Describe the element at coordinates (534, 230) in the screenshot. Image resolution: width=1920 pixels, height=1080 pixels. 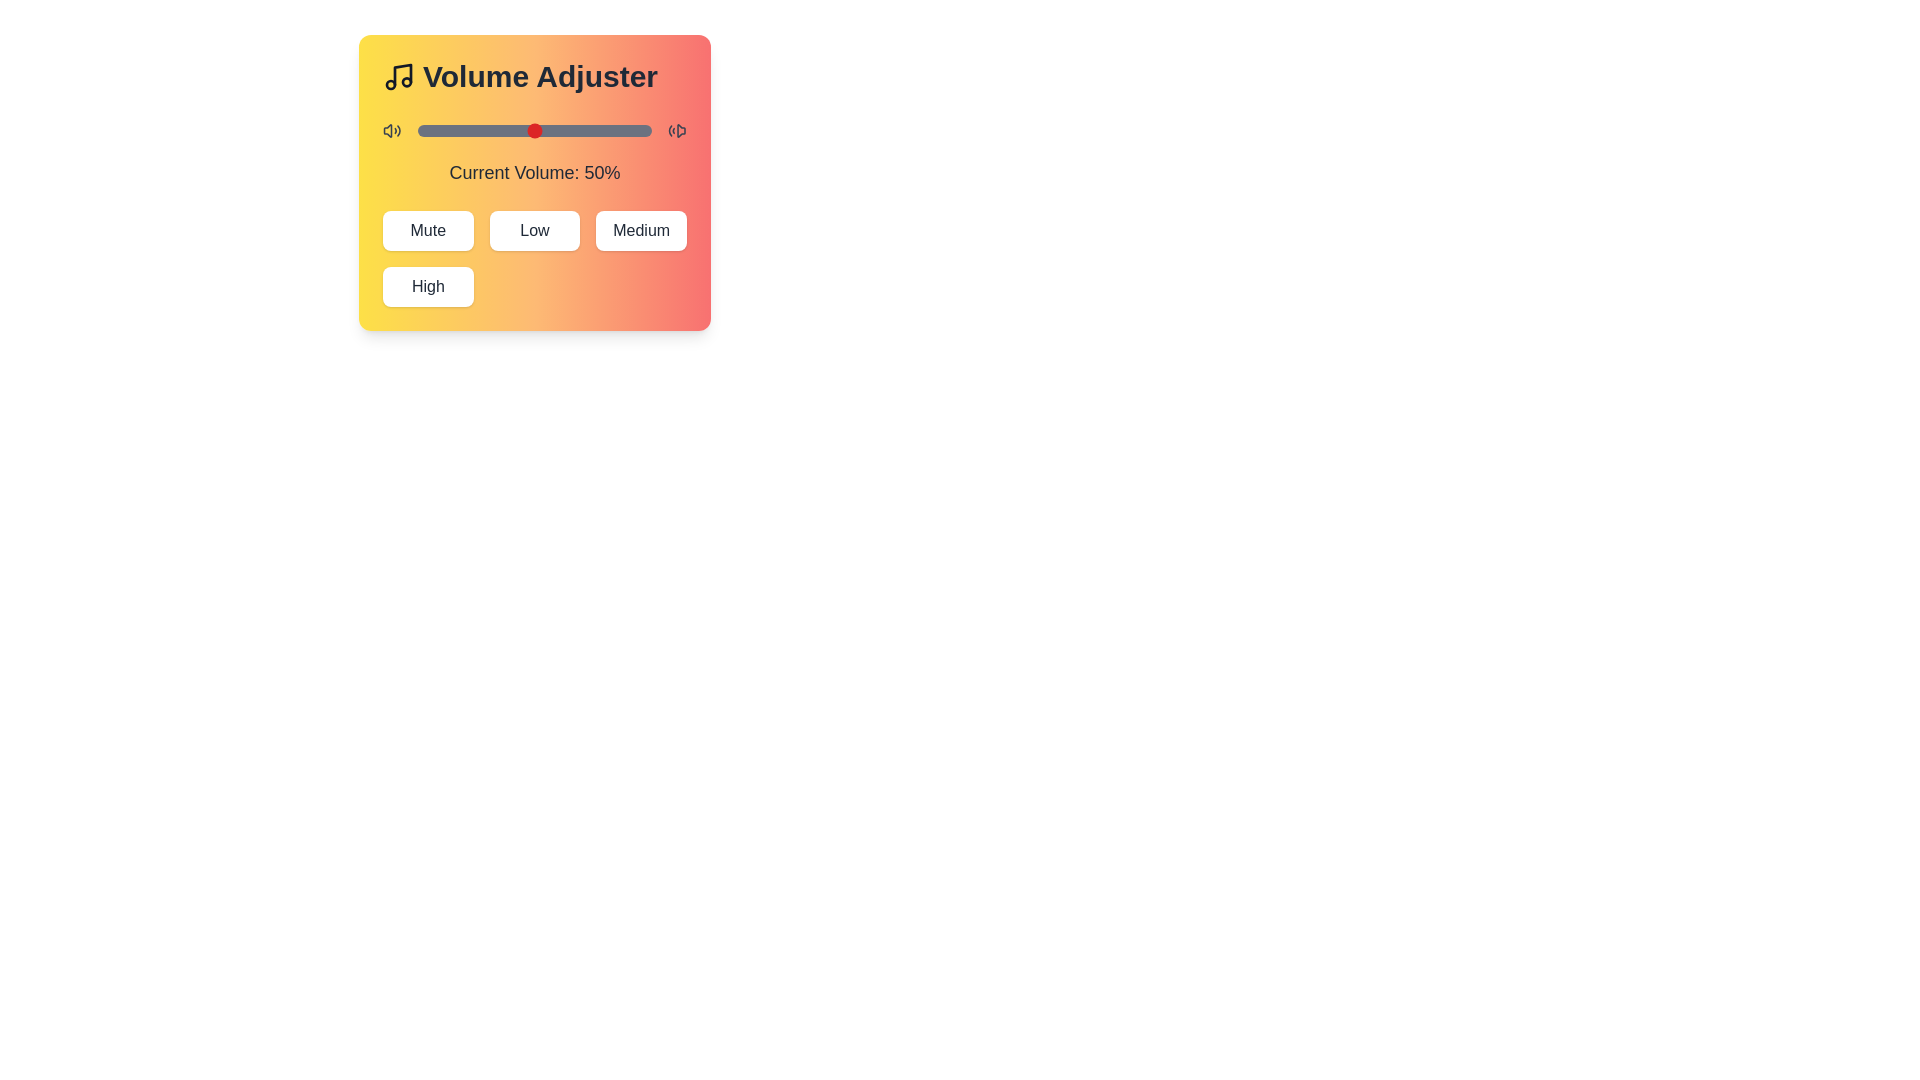
I see `the Low button to set the volume to the corresponding preset level` at that location.